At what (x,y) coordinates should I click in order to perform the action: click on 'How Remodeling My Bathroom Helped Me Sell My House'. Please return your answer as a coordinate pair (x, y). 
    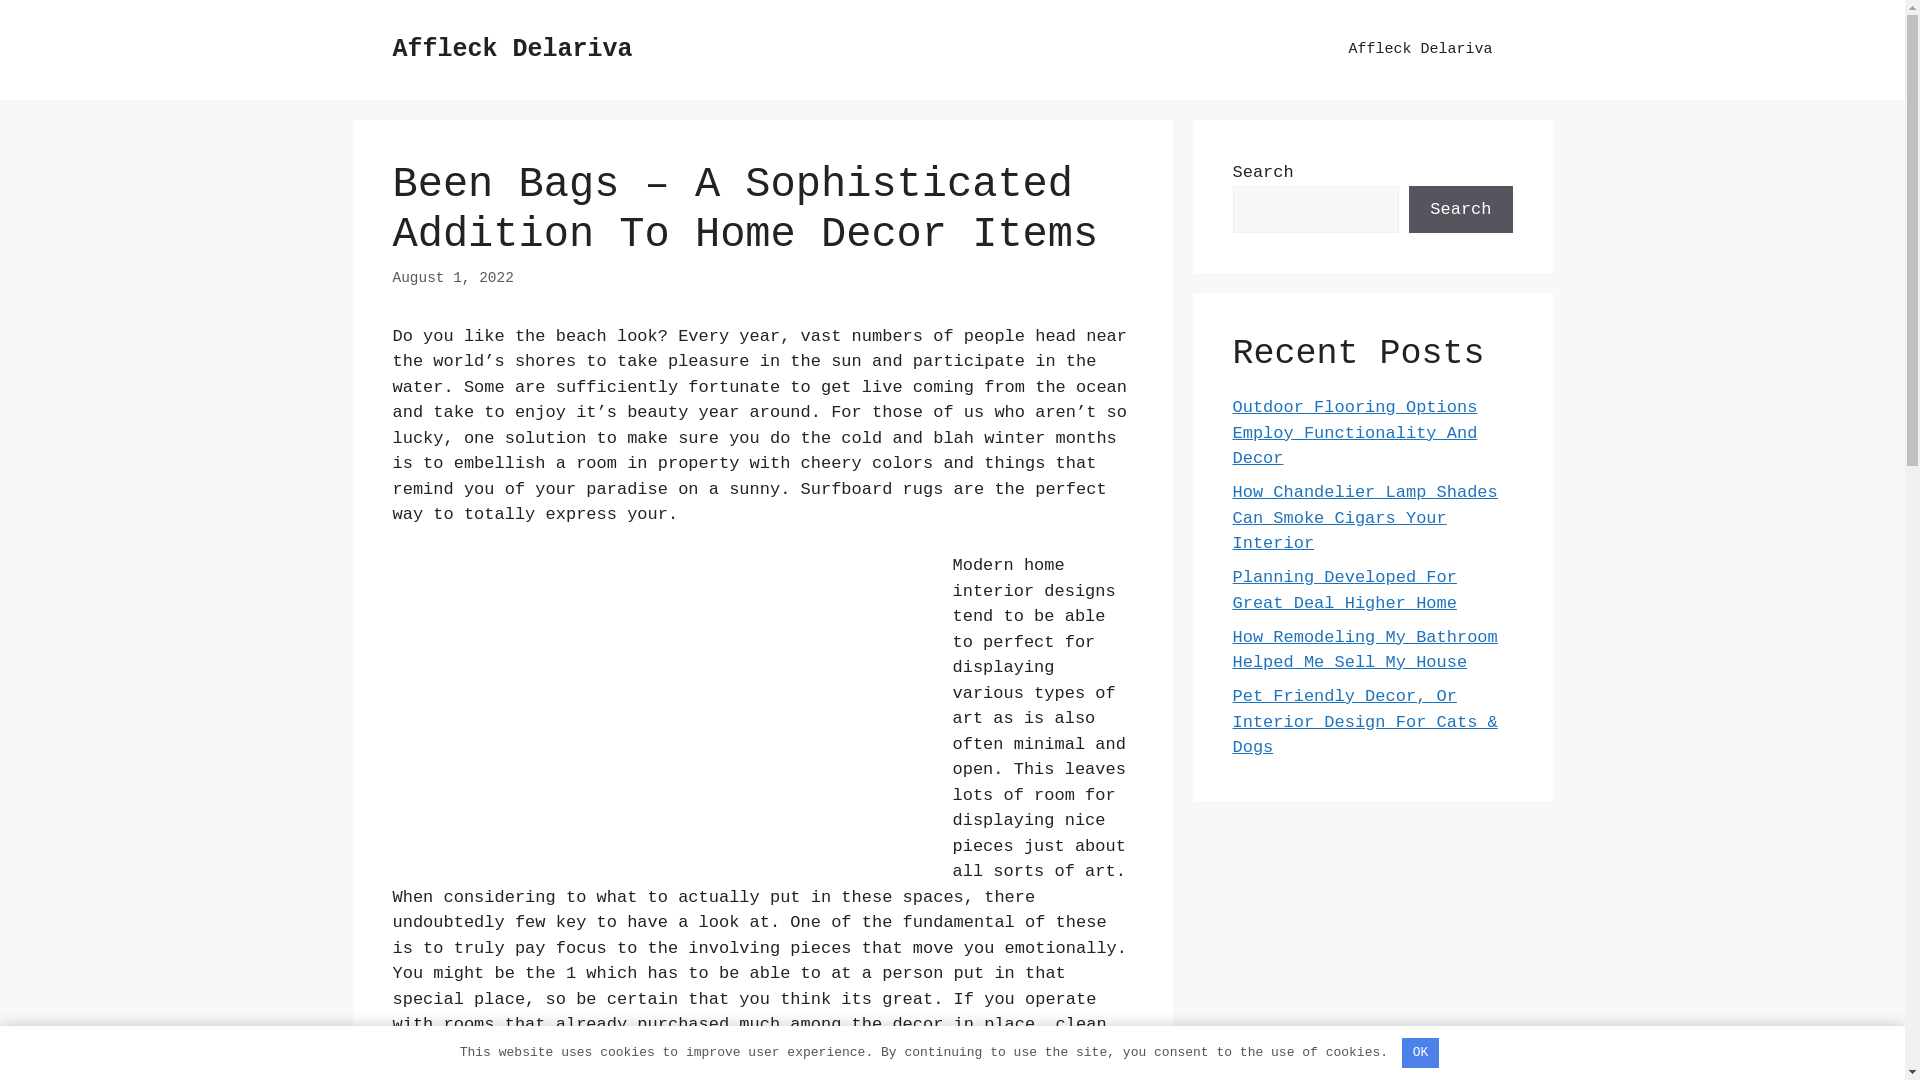
    Looking at the image, I should click on (1231, 650).